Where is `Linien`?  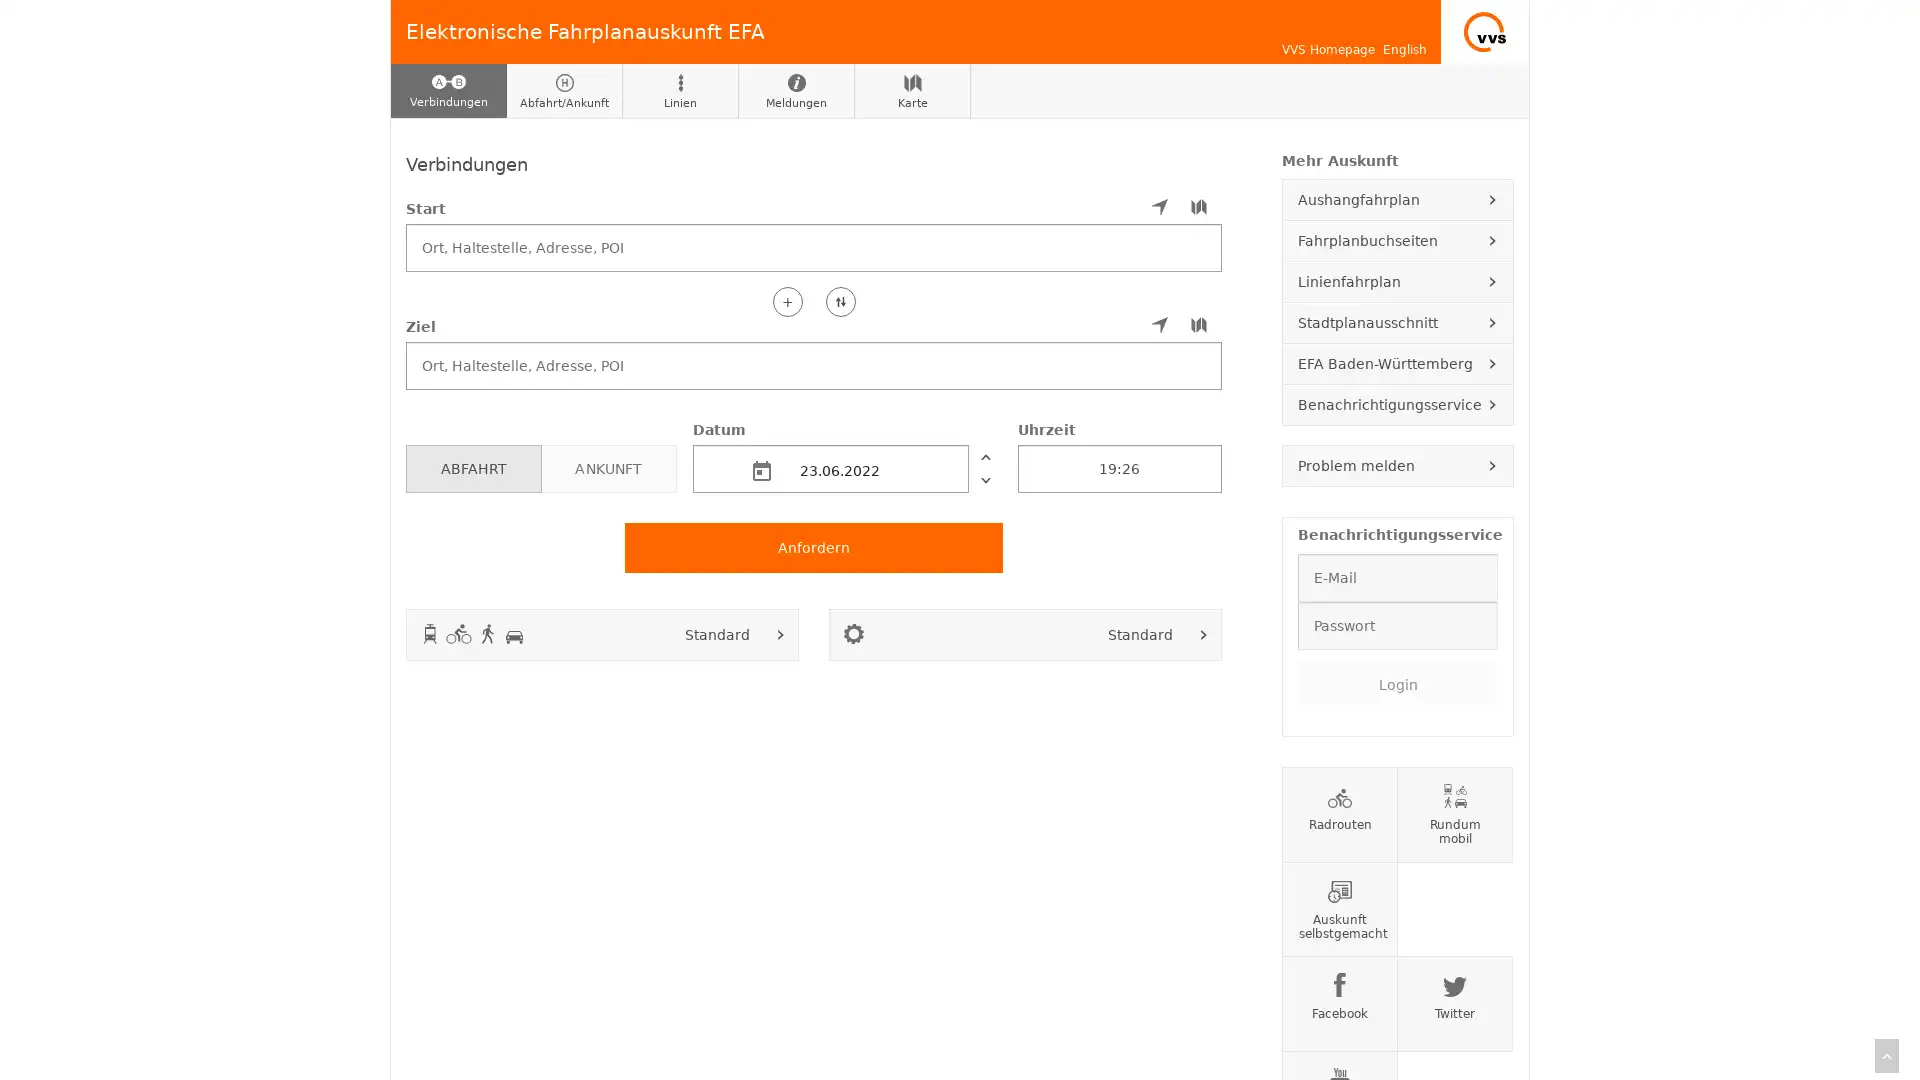 Linien is located at coordinates (681, 91).